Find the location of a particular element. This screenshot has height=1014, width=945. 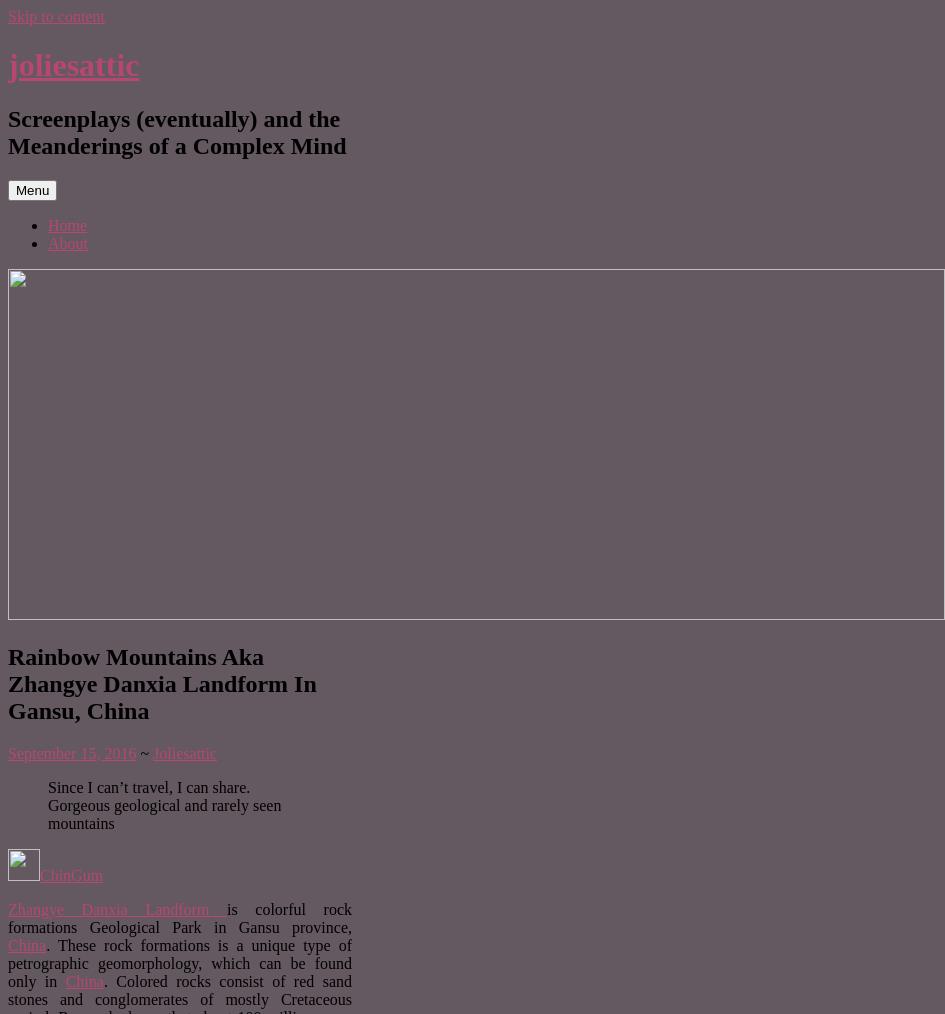

'. These rock formations is a unique type of petrographic geomorphology, which can be found only in' is located at coordinates (180, 962).